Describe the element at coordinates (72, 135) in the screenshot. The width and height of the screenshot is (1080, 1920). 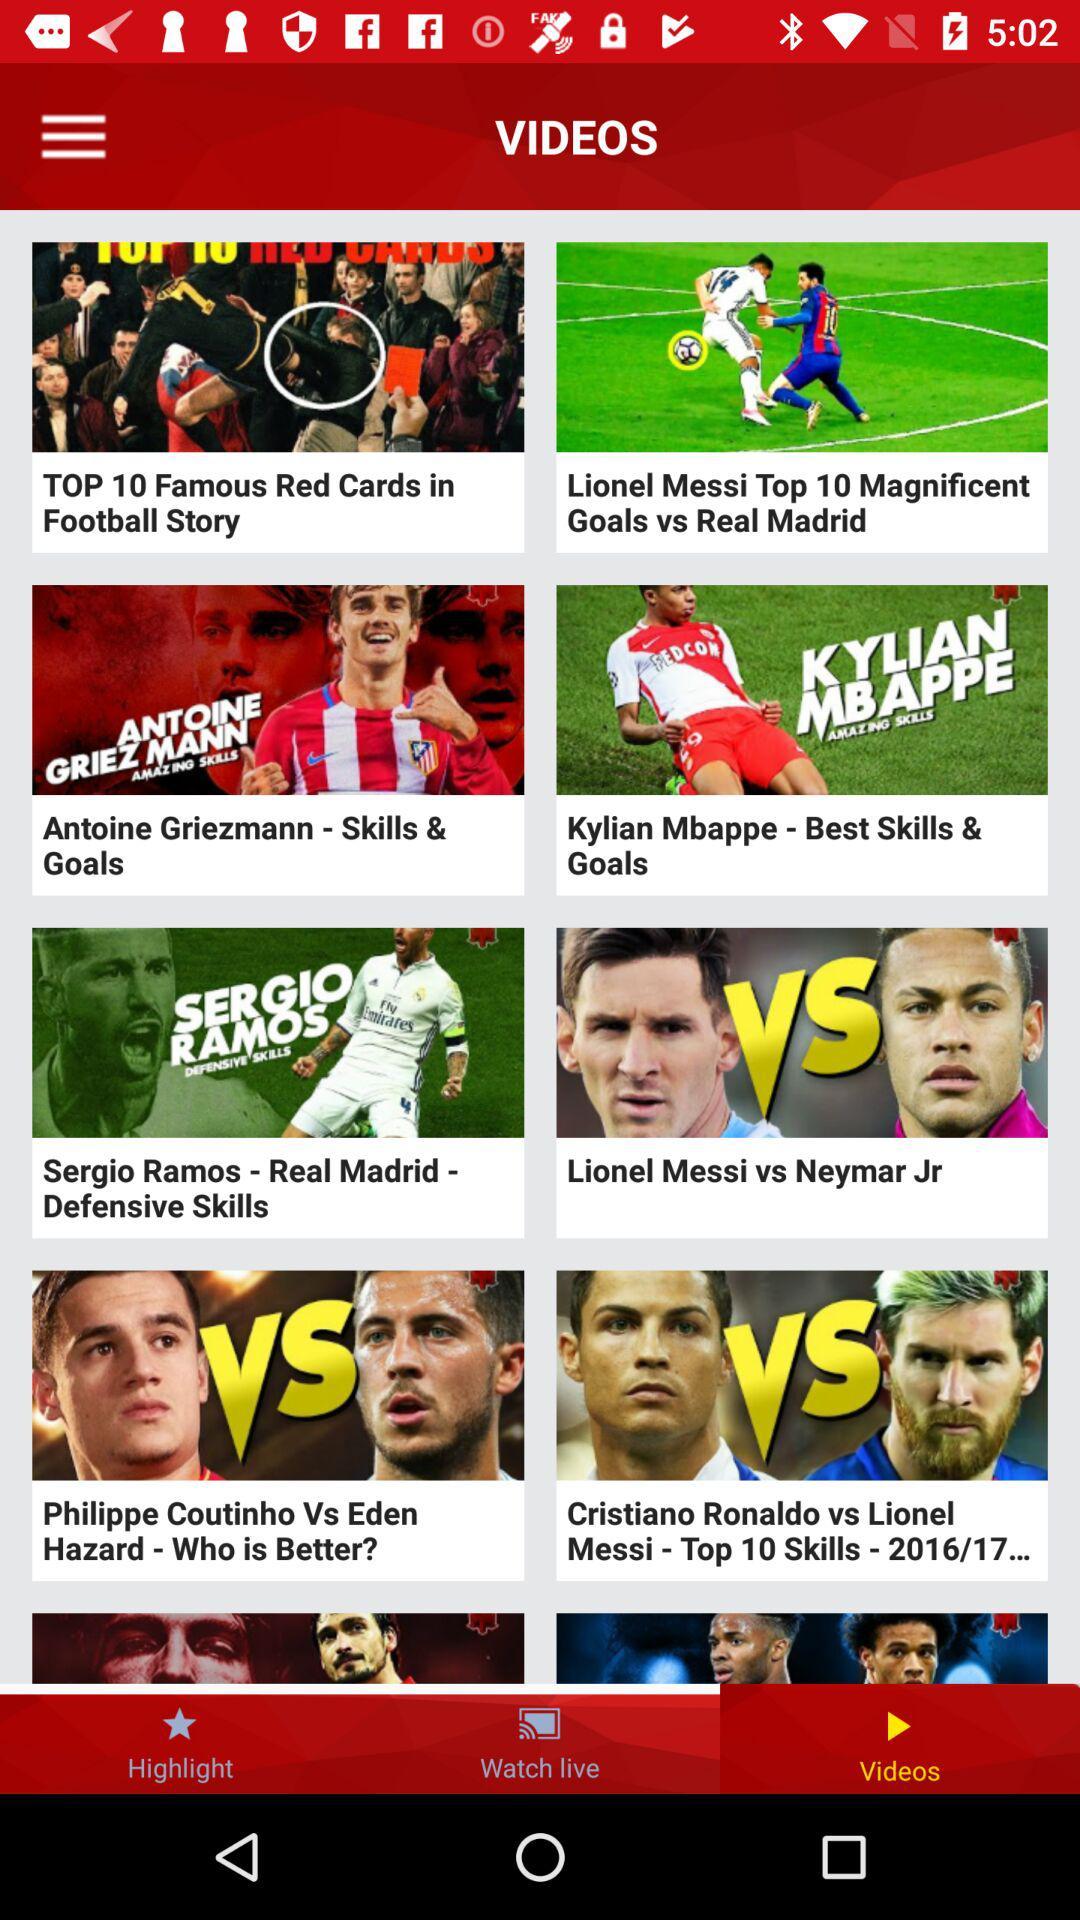
I see `the menu icon` at that location.